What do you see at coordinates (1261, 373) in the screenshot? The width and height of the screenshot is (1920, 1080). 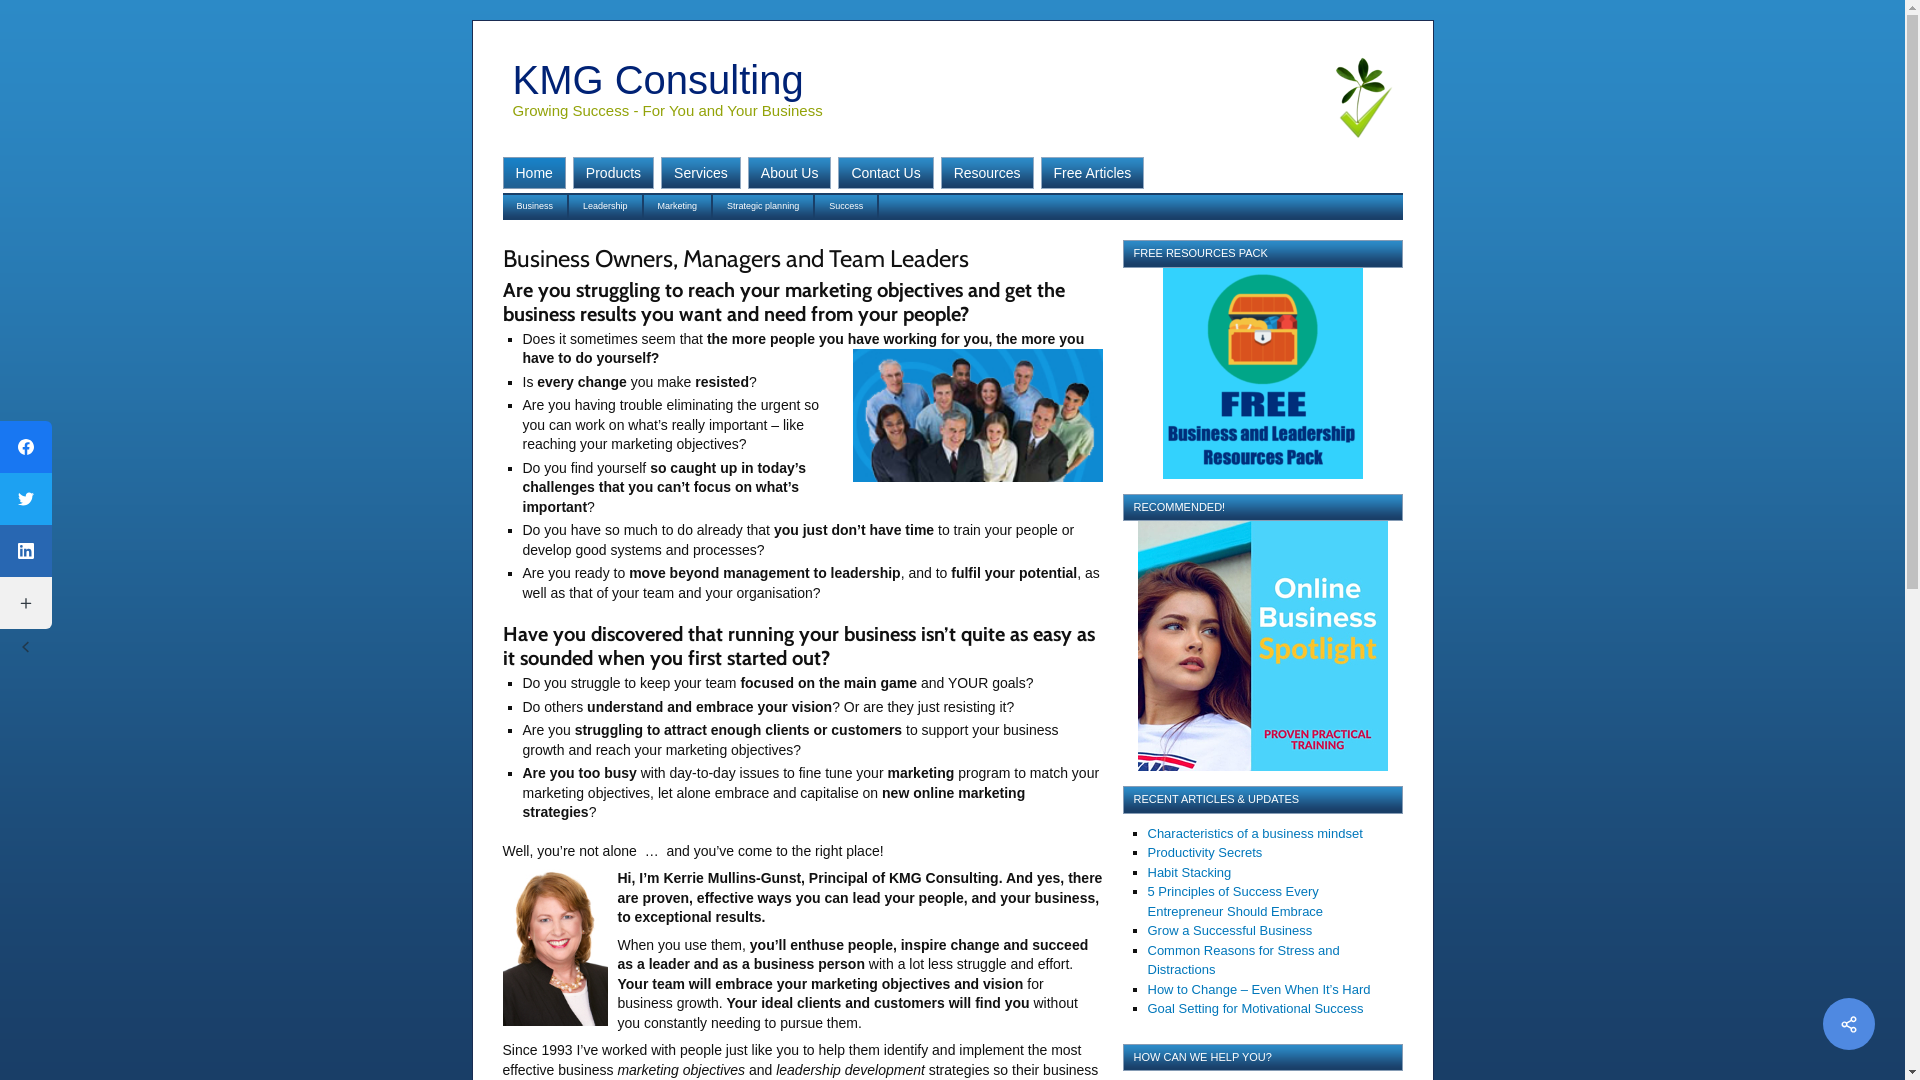 I see `'Free Leadership Resources Pack'` at bounding box center [1261, 373].